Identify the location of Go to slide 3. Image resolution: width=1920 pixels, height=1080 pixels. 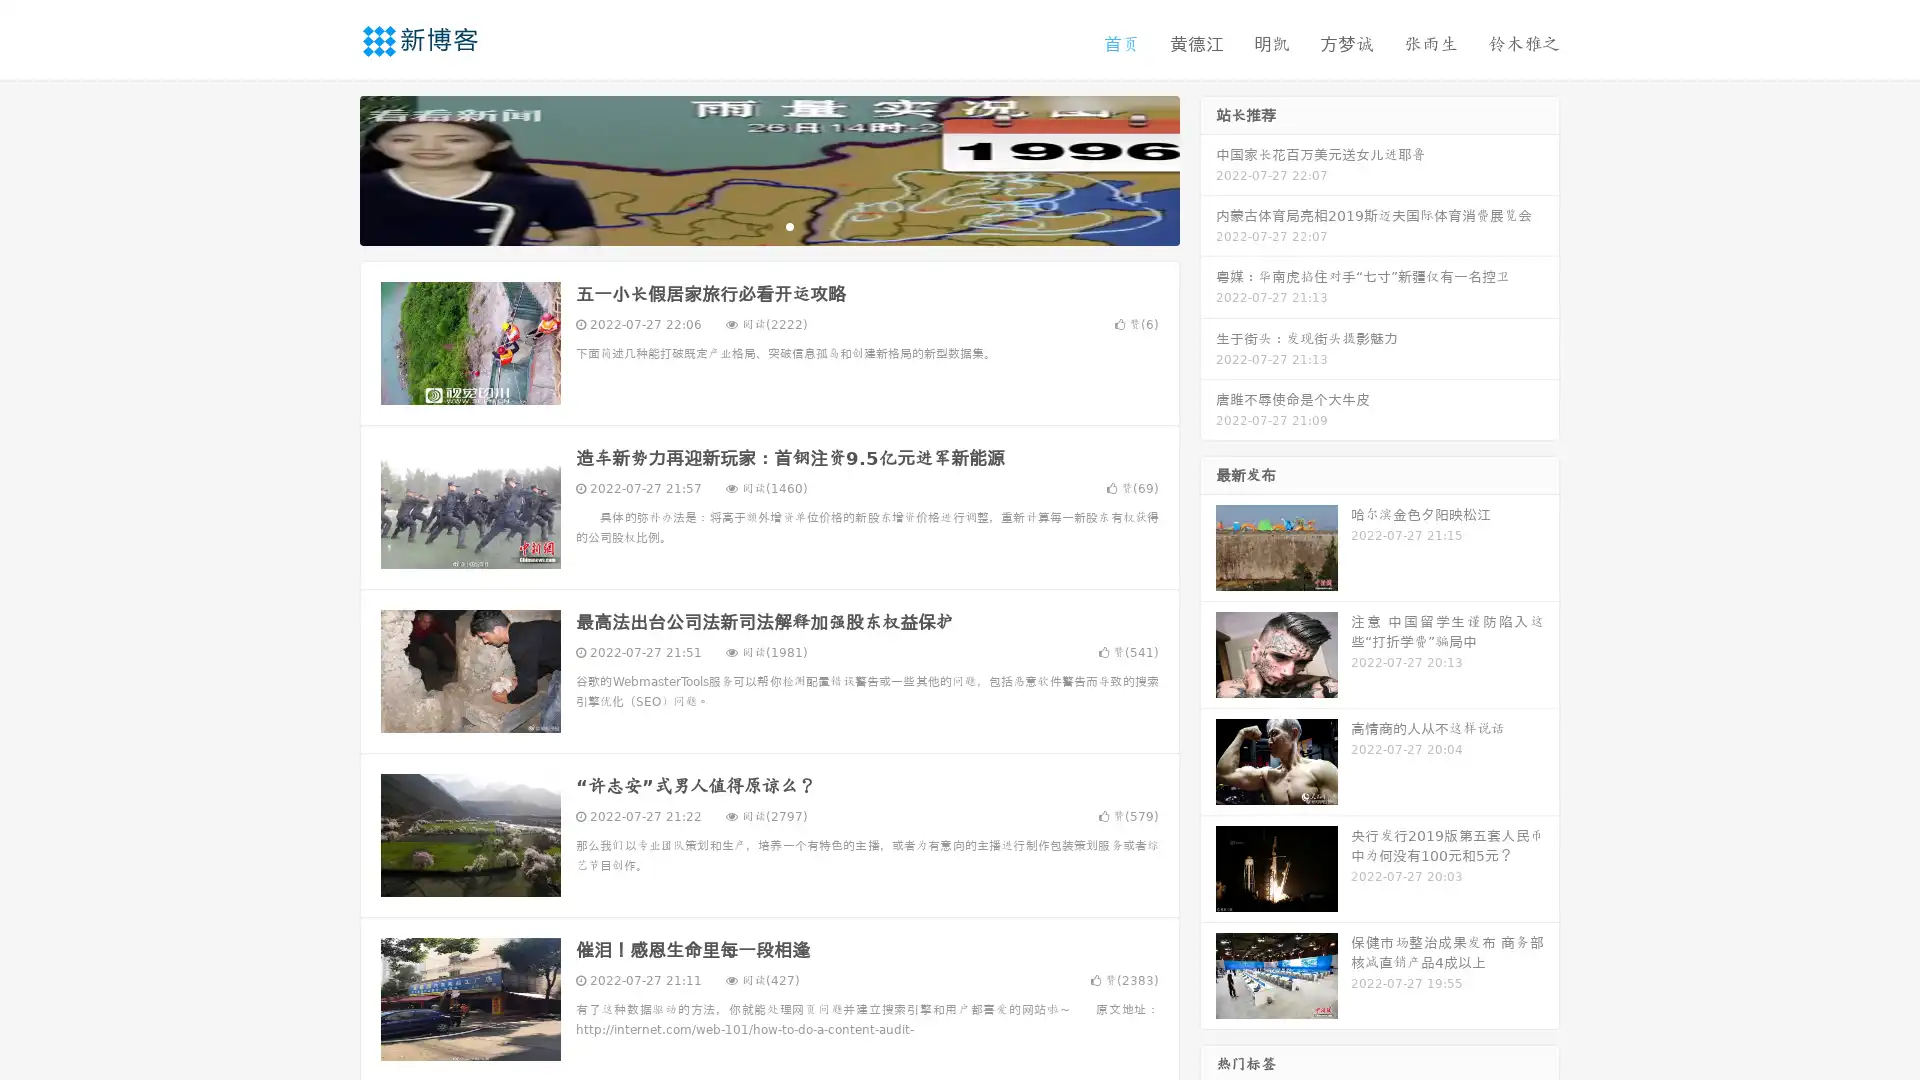
(789, 225).